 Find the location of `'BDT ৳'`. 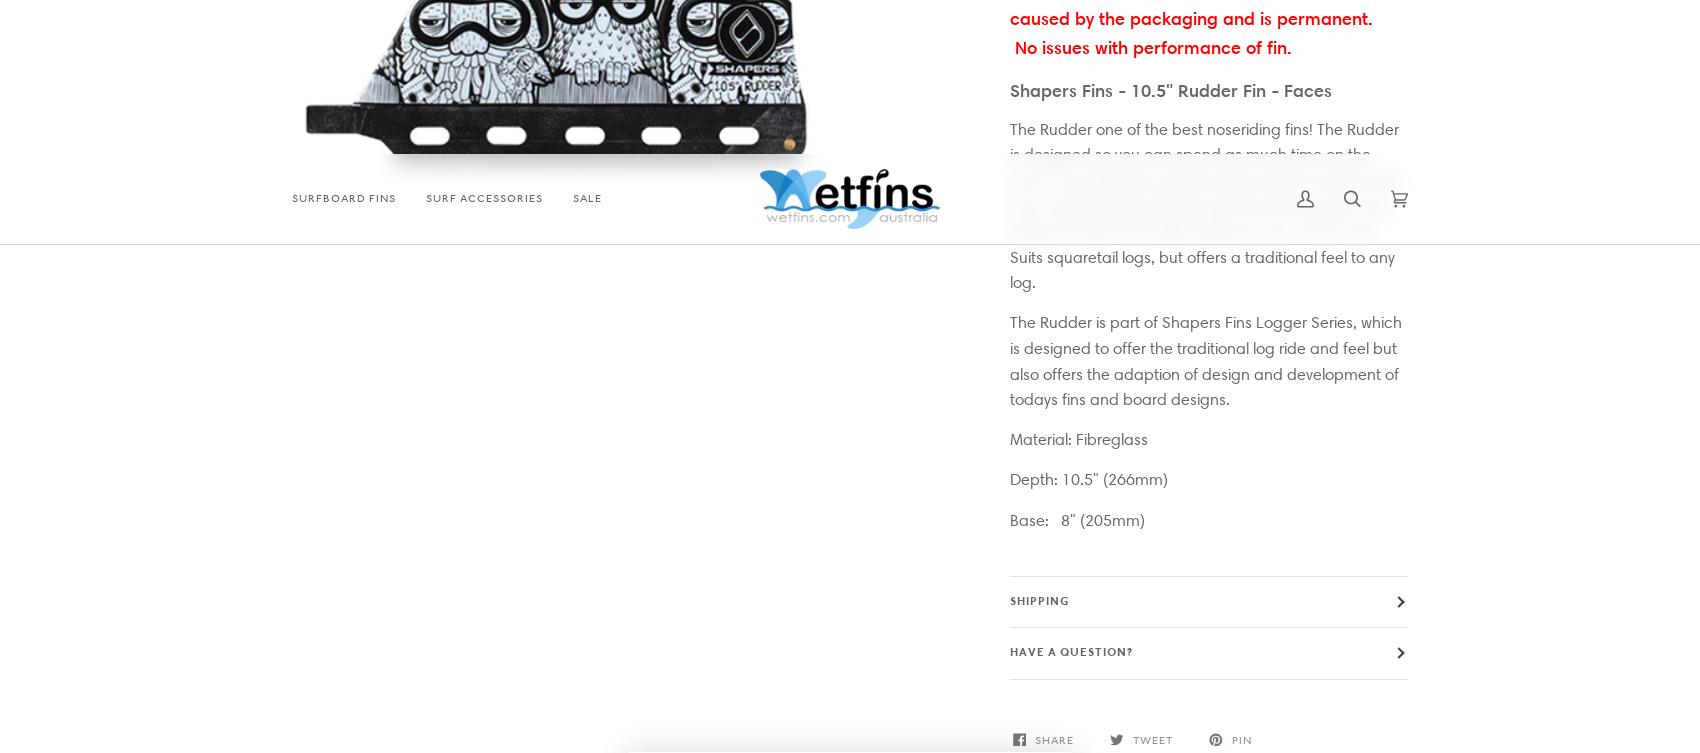

'BDT ৳' is located at coordinates (822, 549).